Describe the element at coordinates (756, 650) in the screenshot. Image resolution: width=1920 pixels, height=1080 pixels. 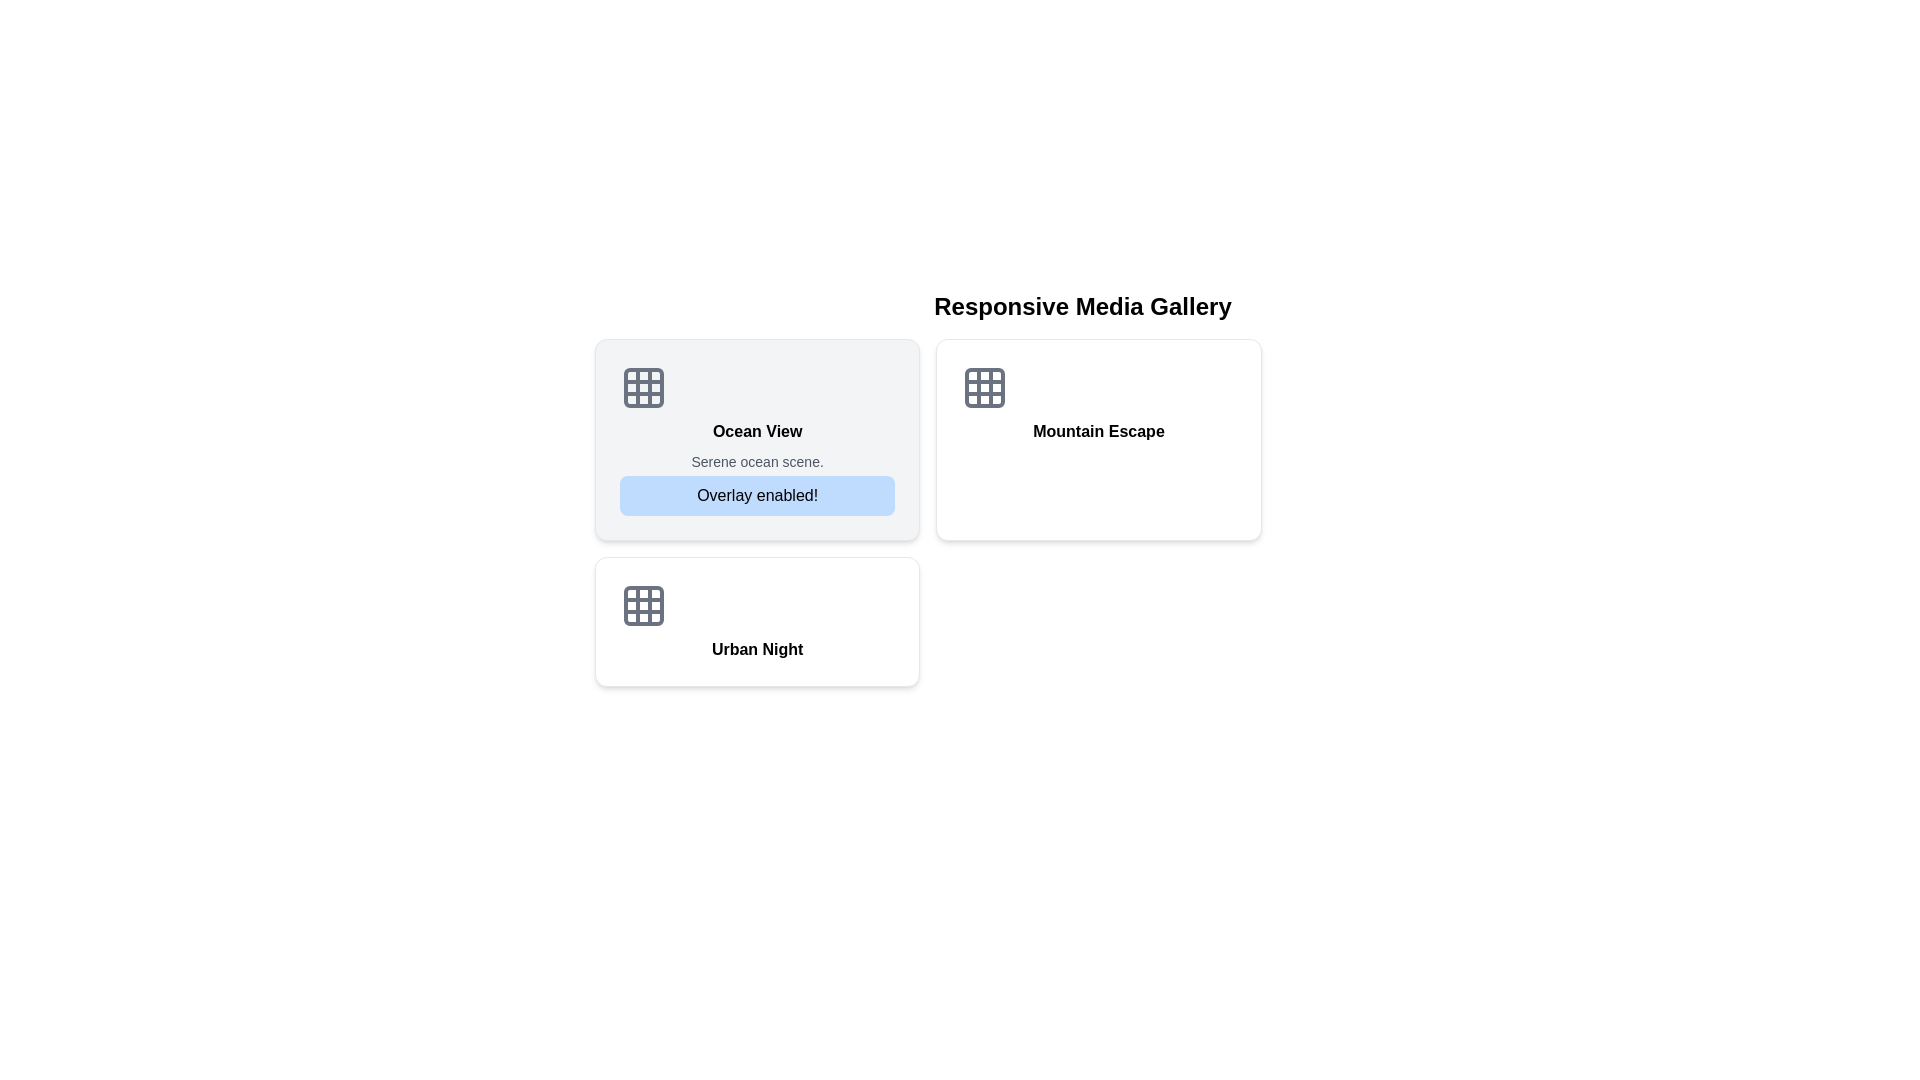
I see `text content of the label positioned below the grid icon in the bottom-left card of the layout` at that location.